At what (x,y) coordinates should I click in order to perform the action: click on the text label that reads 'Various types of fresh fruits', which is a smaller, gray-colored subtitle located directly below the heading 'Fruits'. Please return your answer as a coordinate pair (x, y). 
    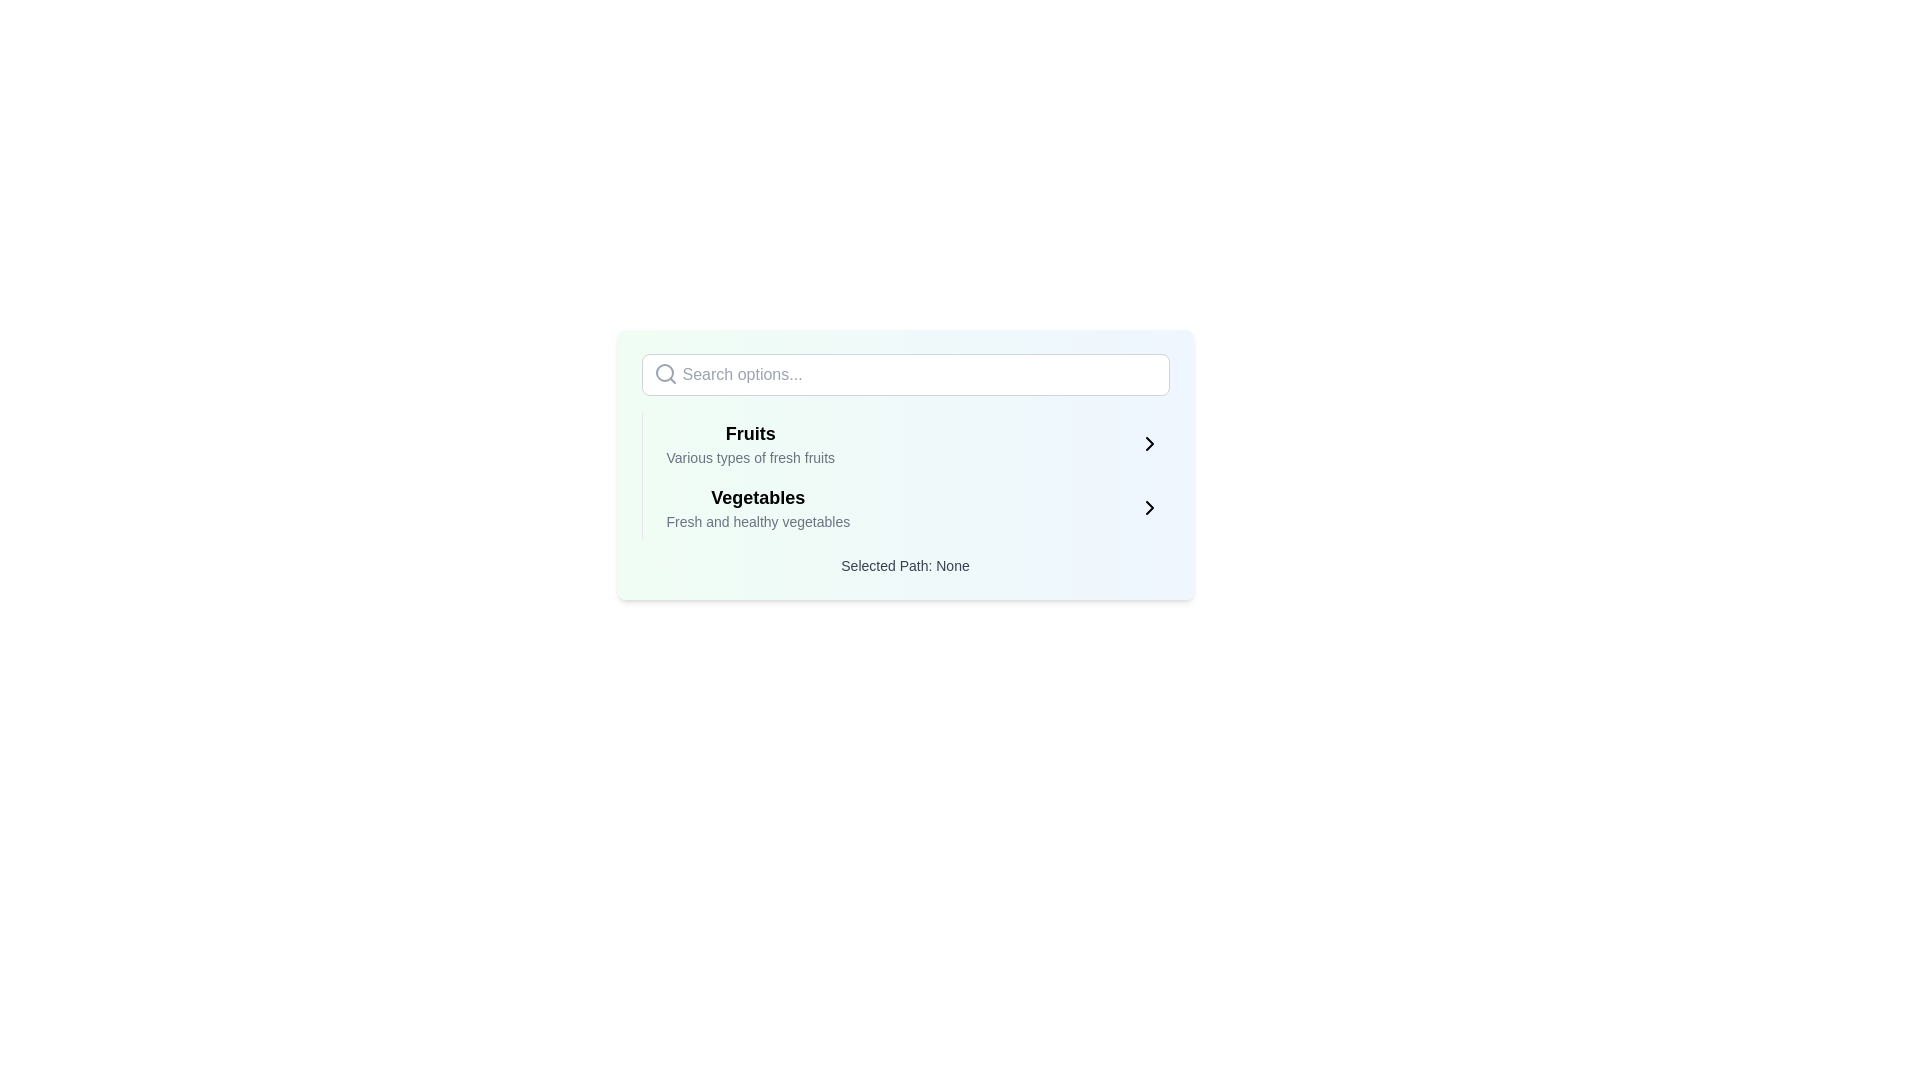
    Looking at the image, I should click on (749, 458).